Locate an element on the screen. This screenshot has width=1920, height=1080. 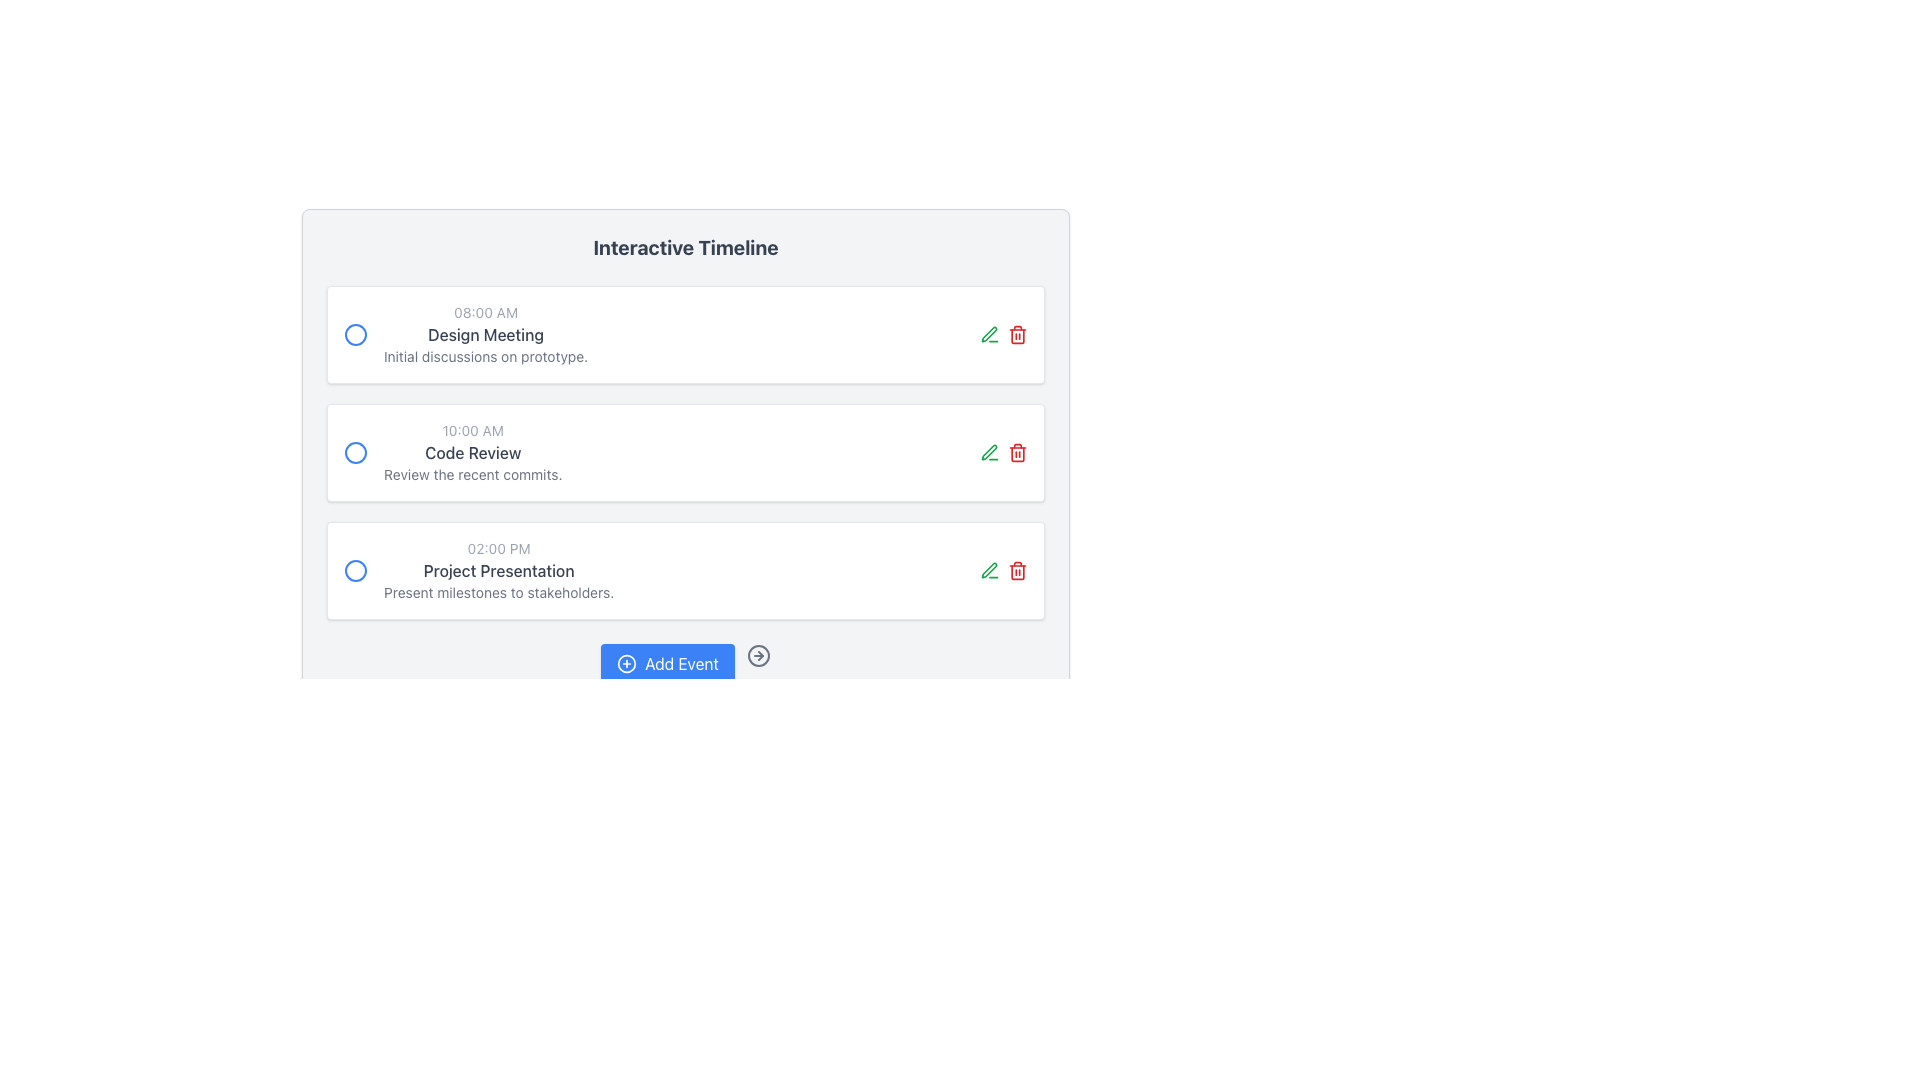
the third item in the timeline list, which represents a scheduled event, positioned between 'Code Review' and the 'Add Event' button is located at coordinates (478, 570).